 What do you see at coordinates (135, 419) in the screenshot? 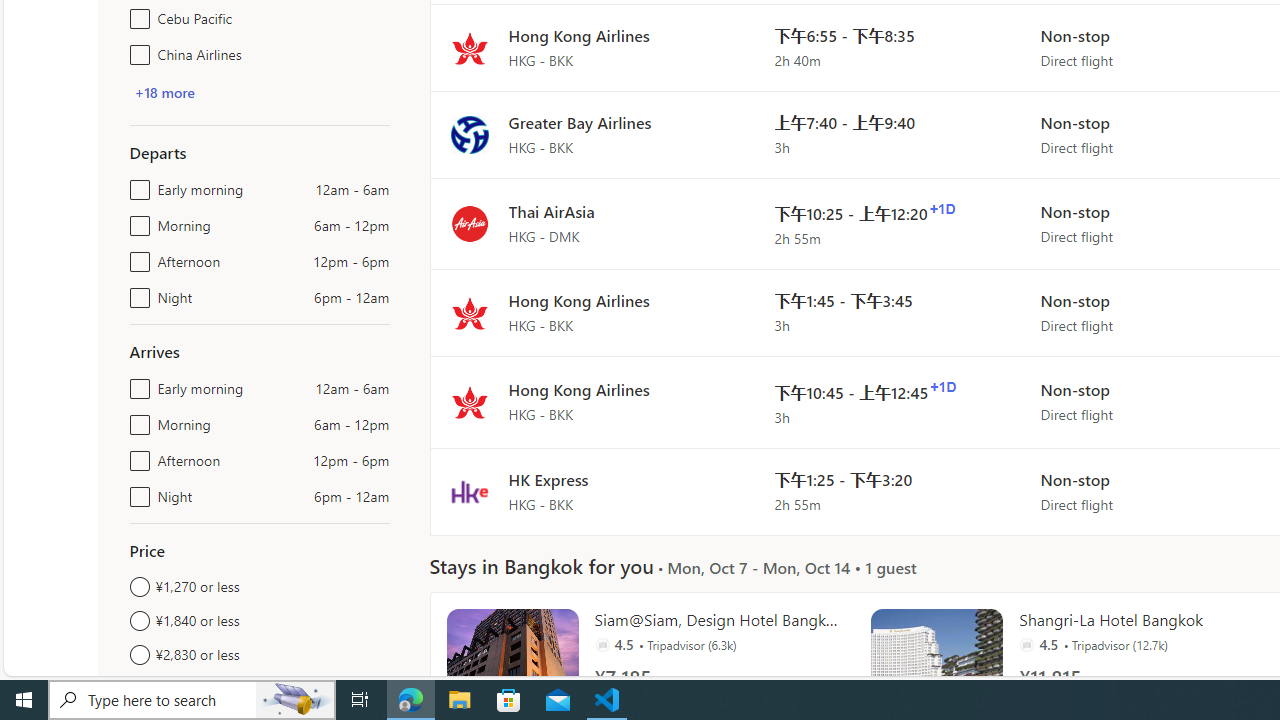
I see `'Morning6am - 12pm'` at bounding box center [135, 419].